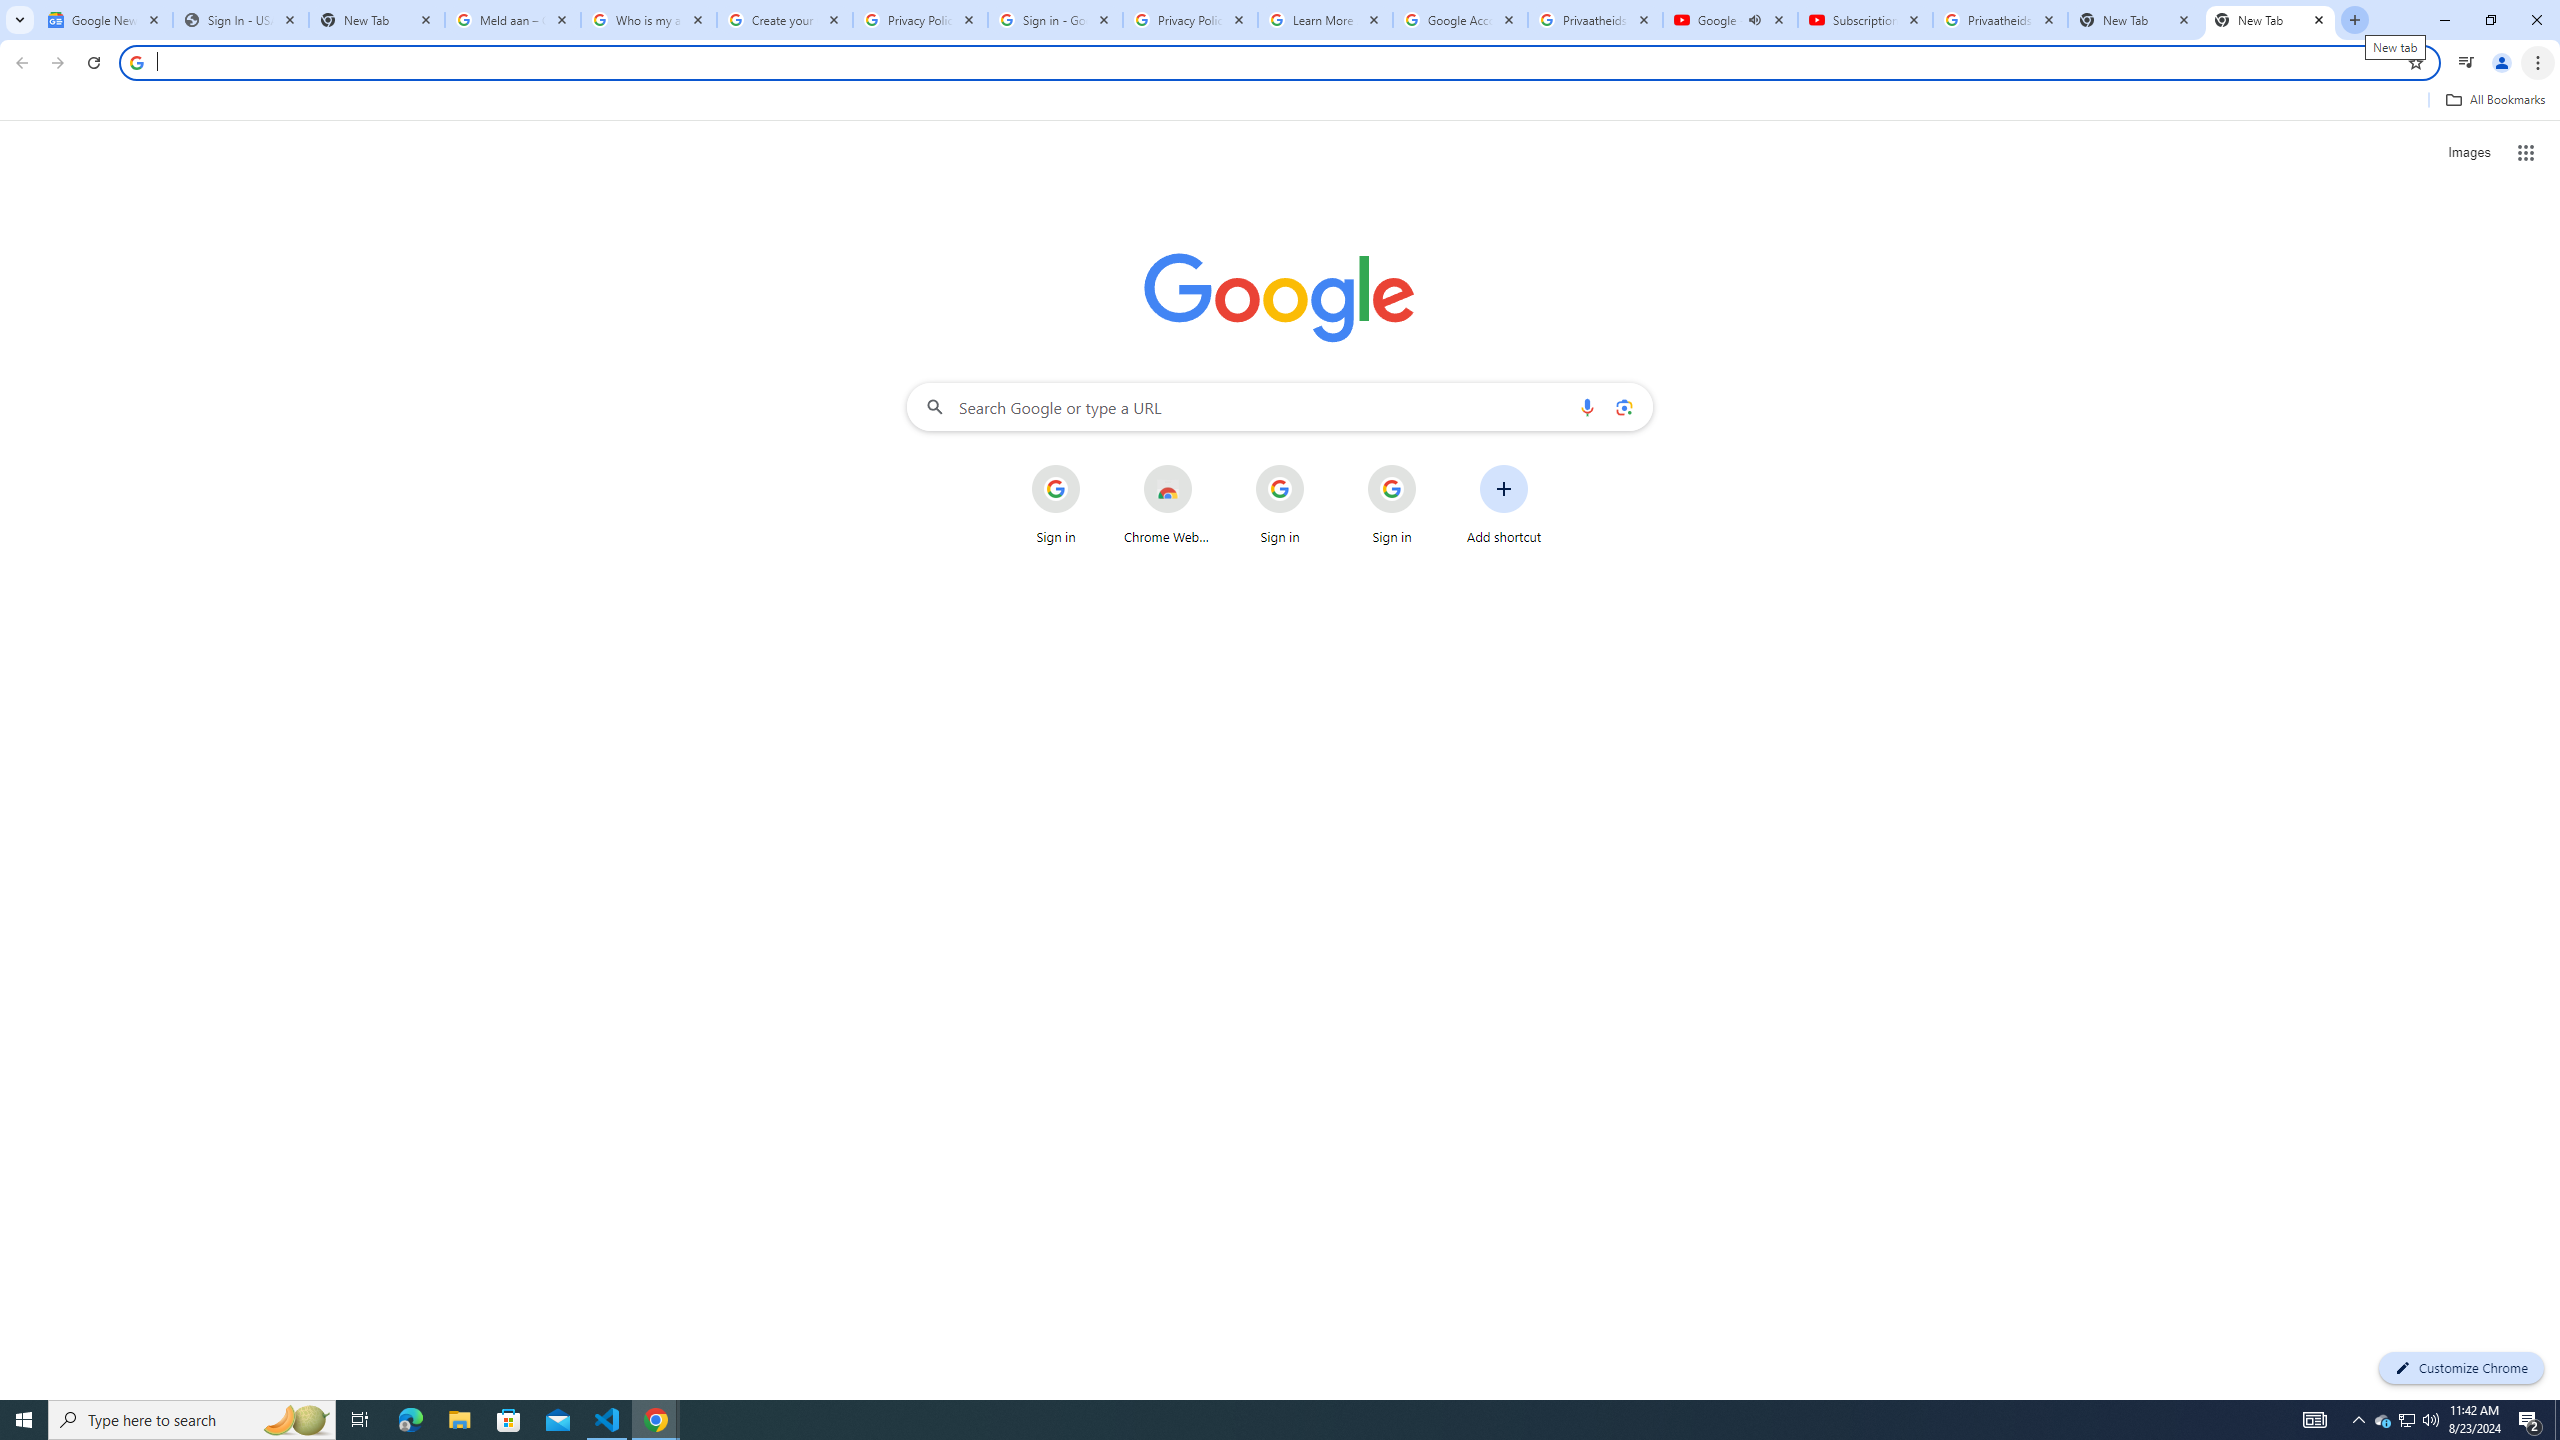 This screenshot has height=1440, width=2560. What do you see at coordinates (1206, 467) in the screenshot?
I see `'More actions for Chrome Web Store shortcut'` at bounding box center [1206, 467].